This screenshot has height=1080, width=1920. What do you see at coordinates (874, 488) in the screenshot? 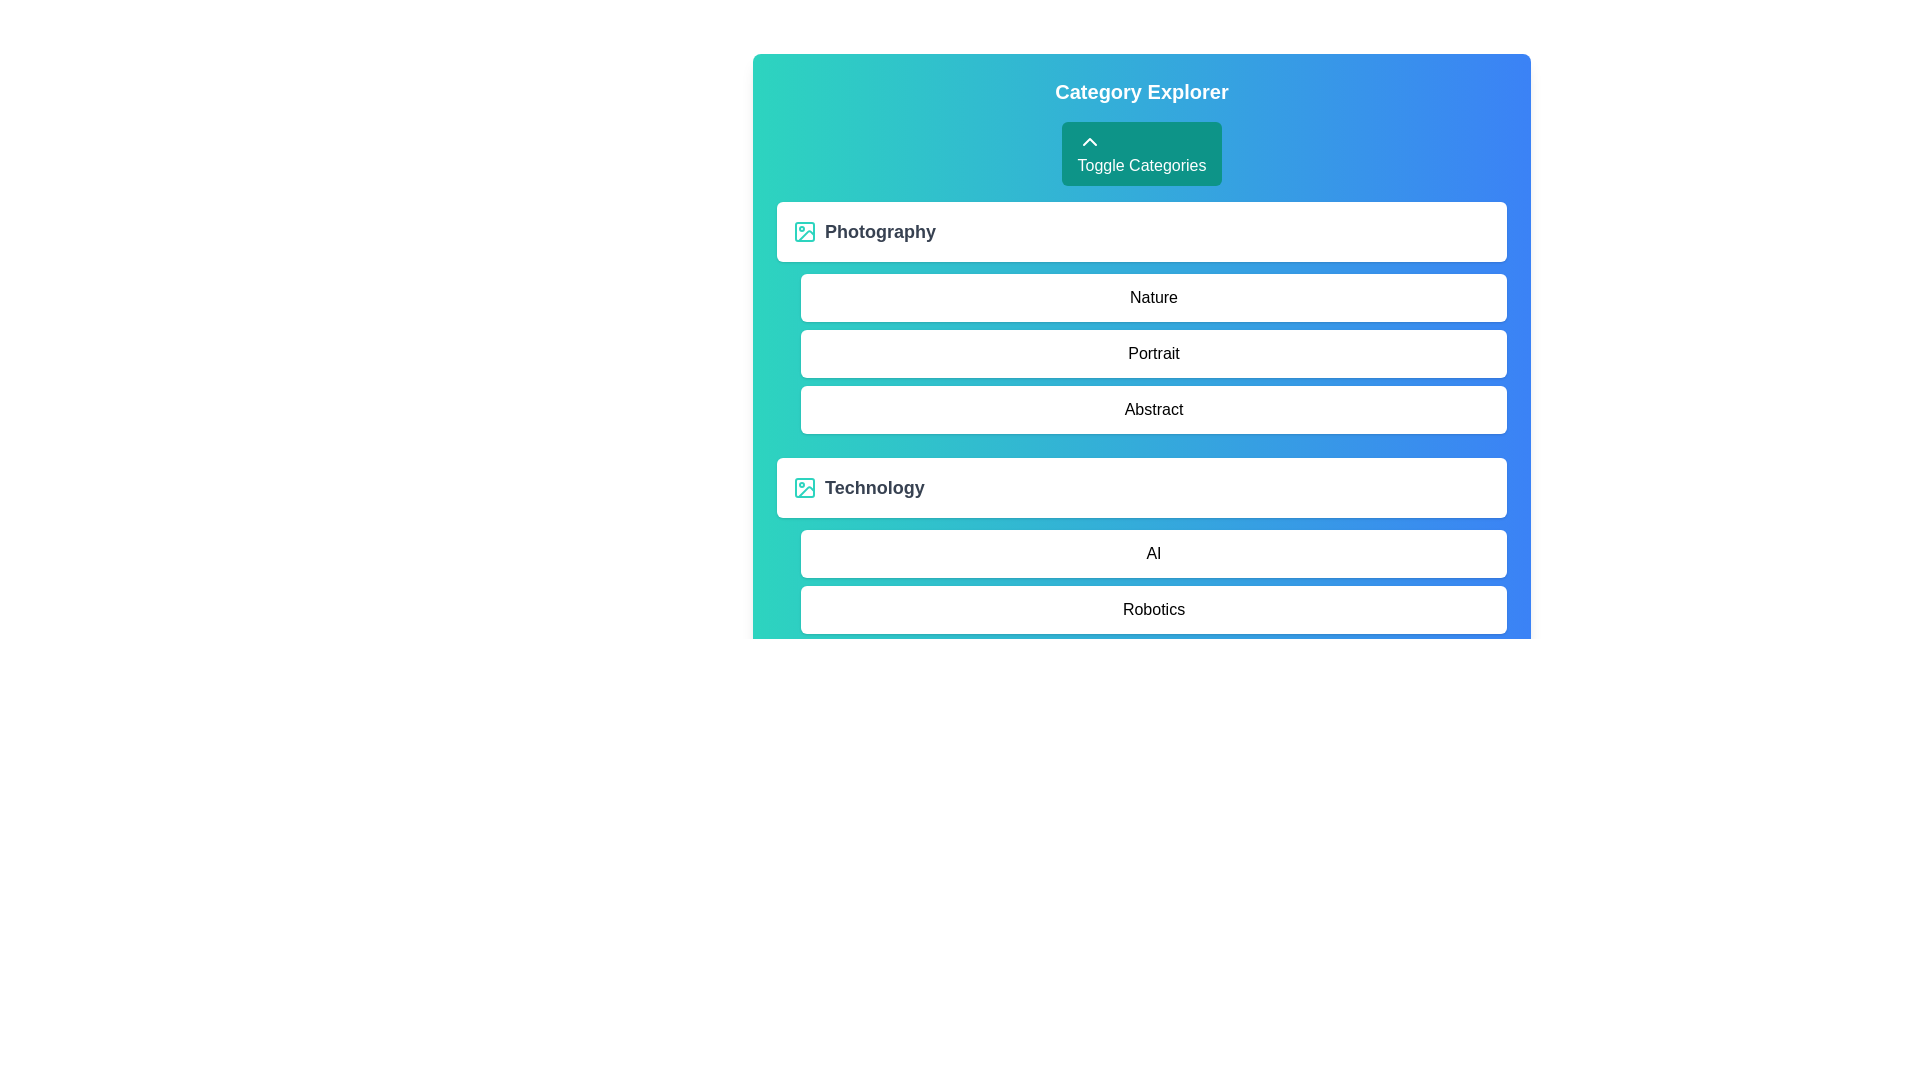
I see `the category title Technology to focus on it` at bounding box center [874, 488].